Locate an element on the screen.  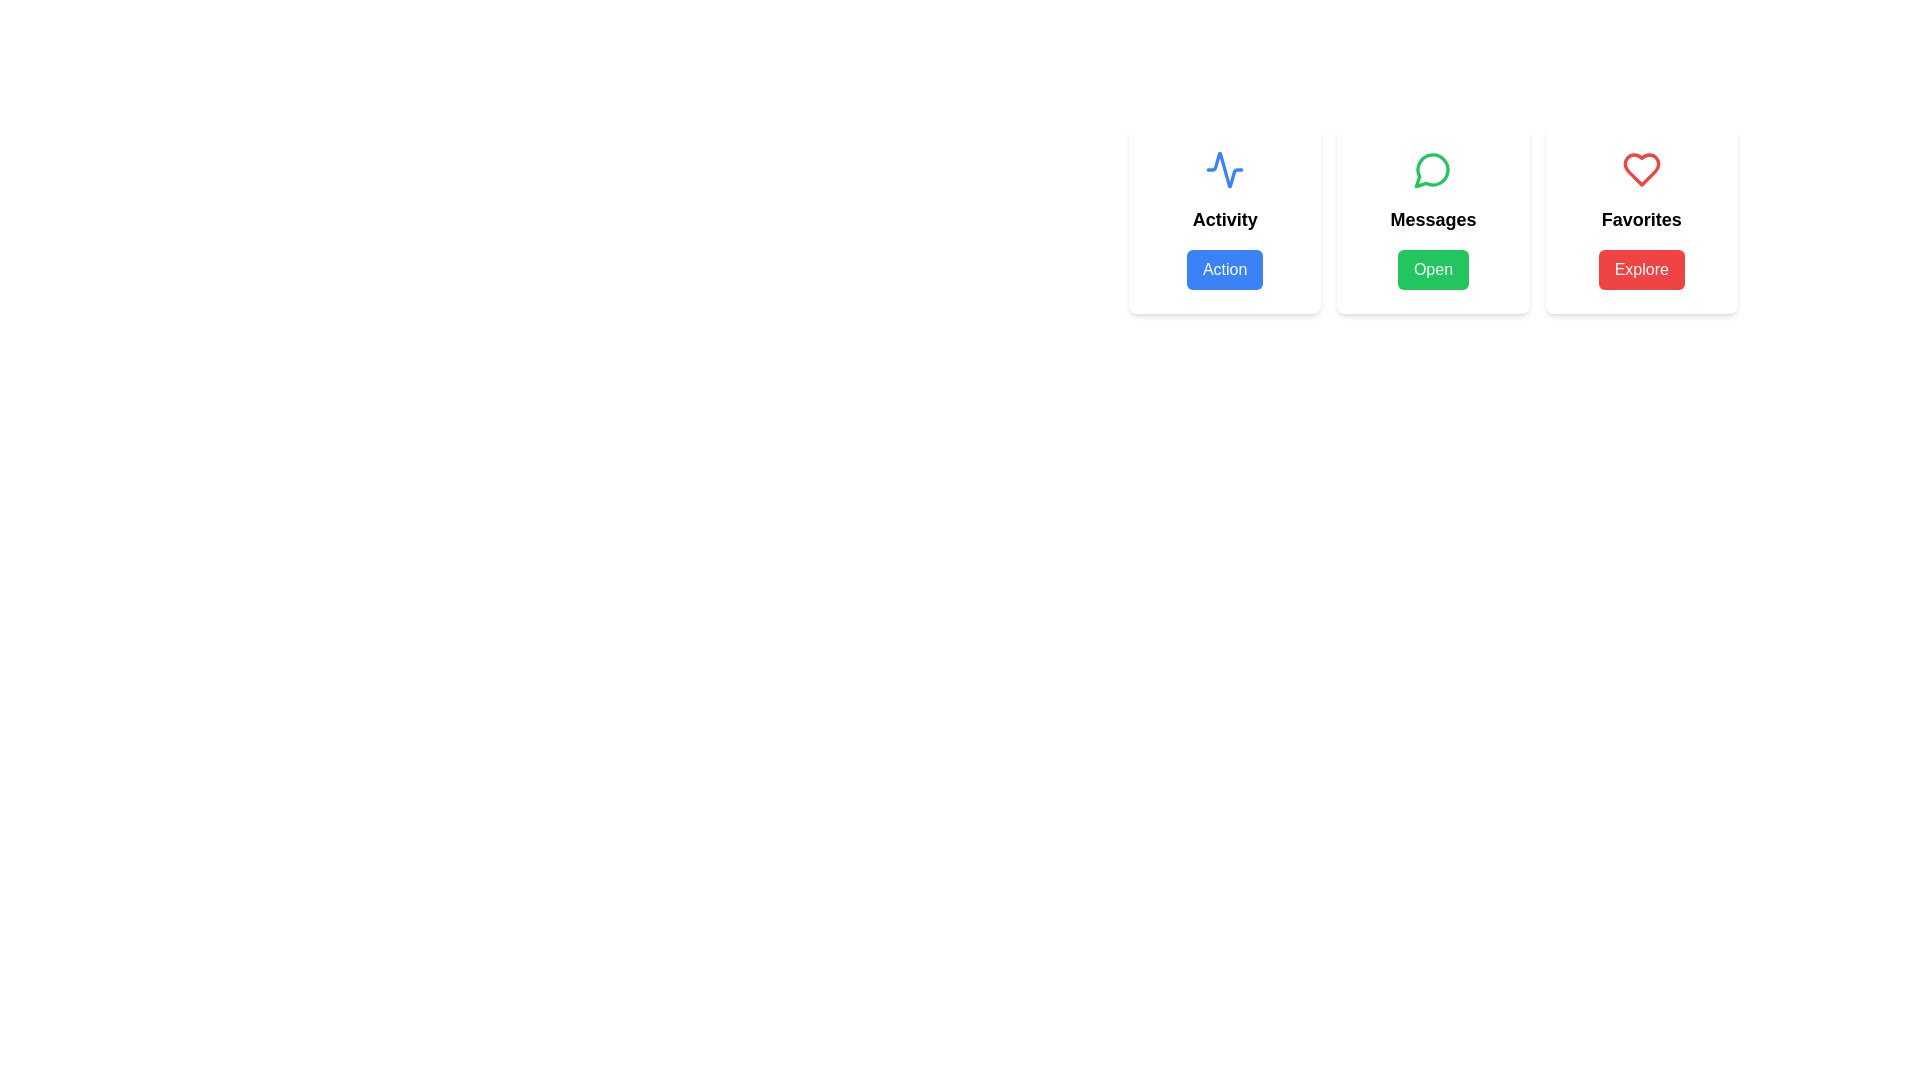
the heart icon in the 'Favorites' panel, which signifies the 'Favorites' section and is located at the top-center of the panel above the text 'Explore' is located at coordinates (1641, 168).